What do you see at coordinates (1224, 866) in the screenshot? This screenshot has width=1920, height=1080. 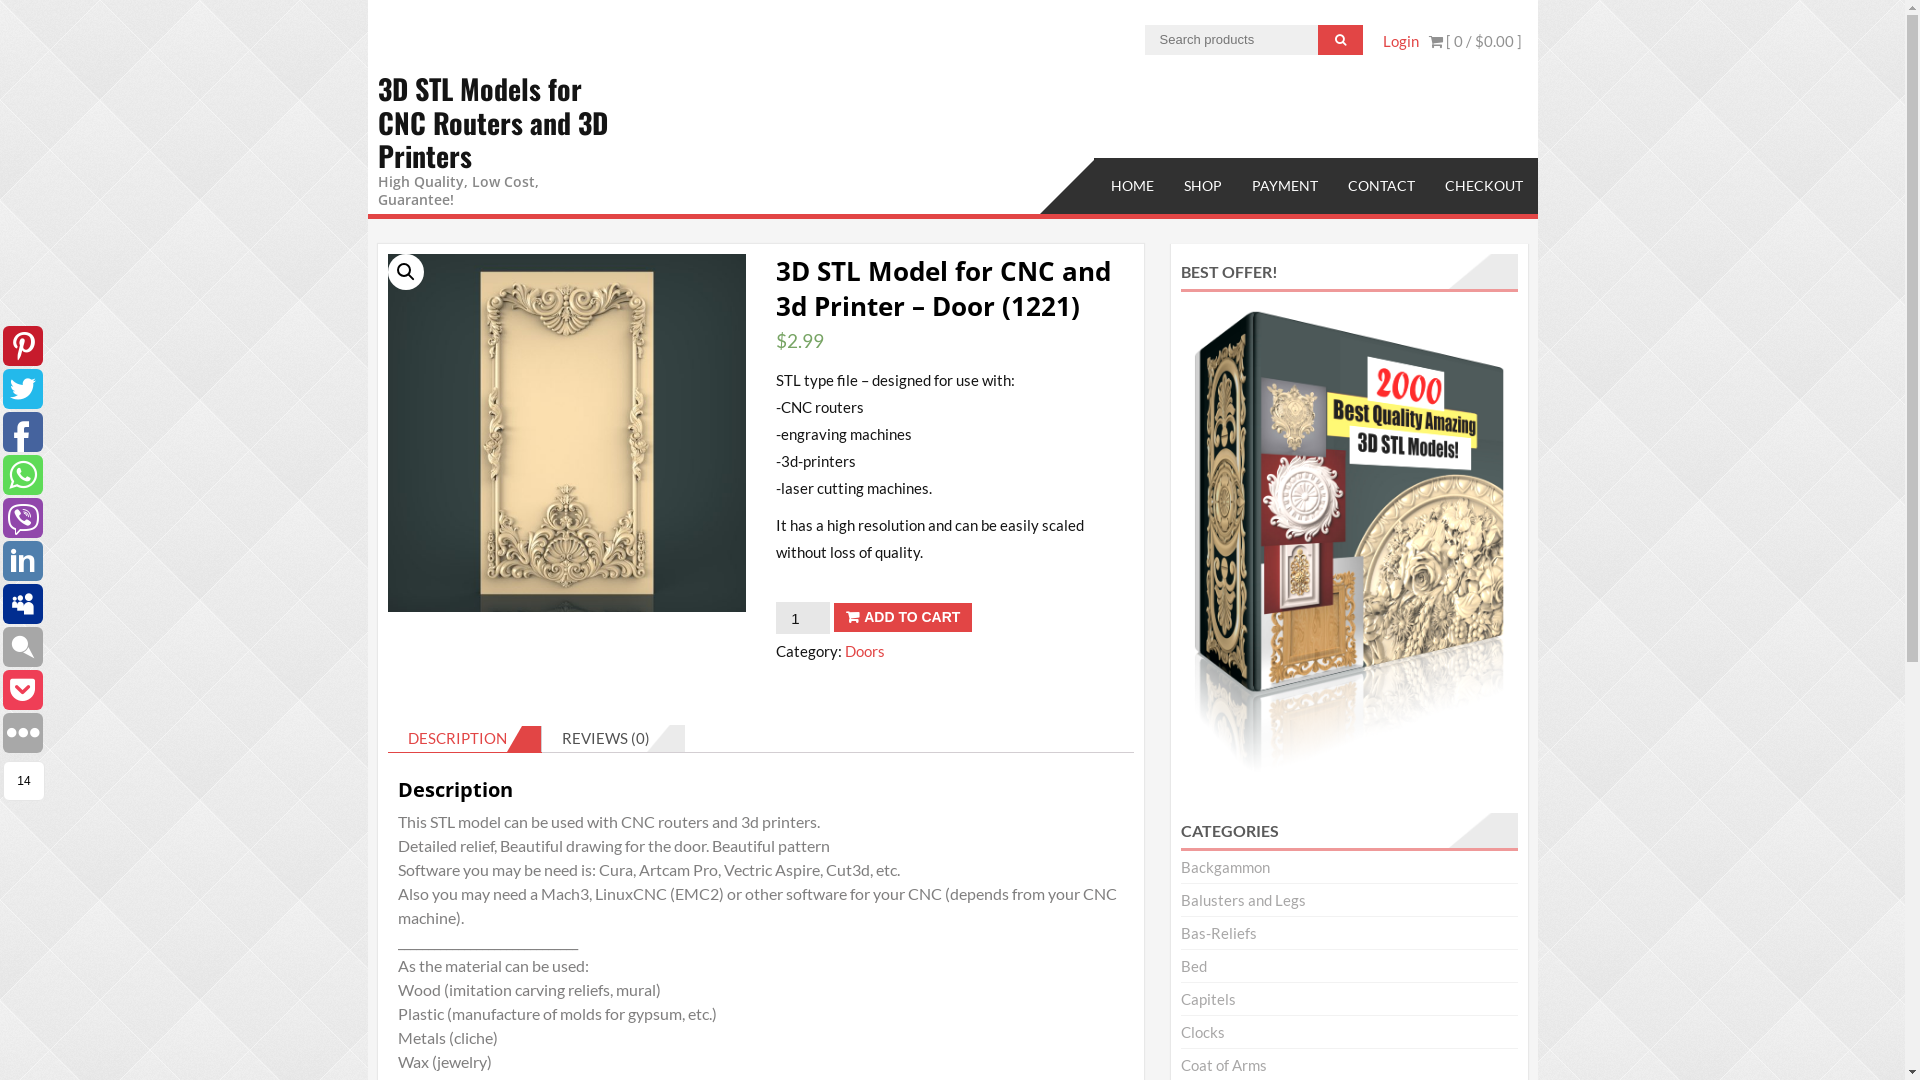 I see `'Backgammon'` at bounding box center [1224, 866].